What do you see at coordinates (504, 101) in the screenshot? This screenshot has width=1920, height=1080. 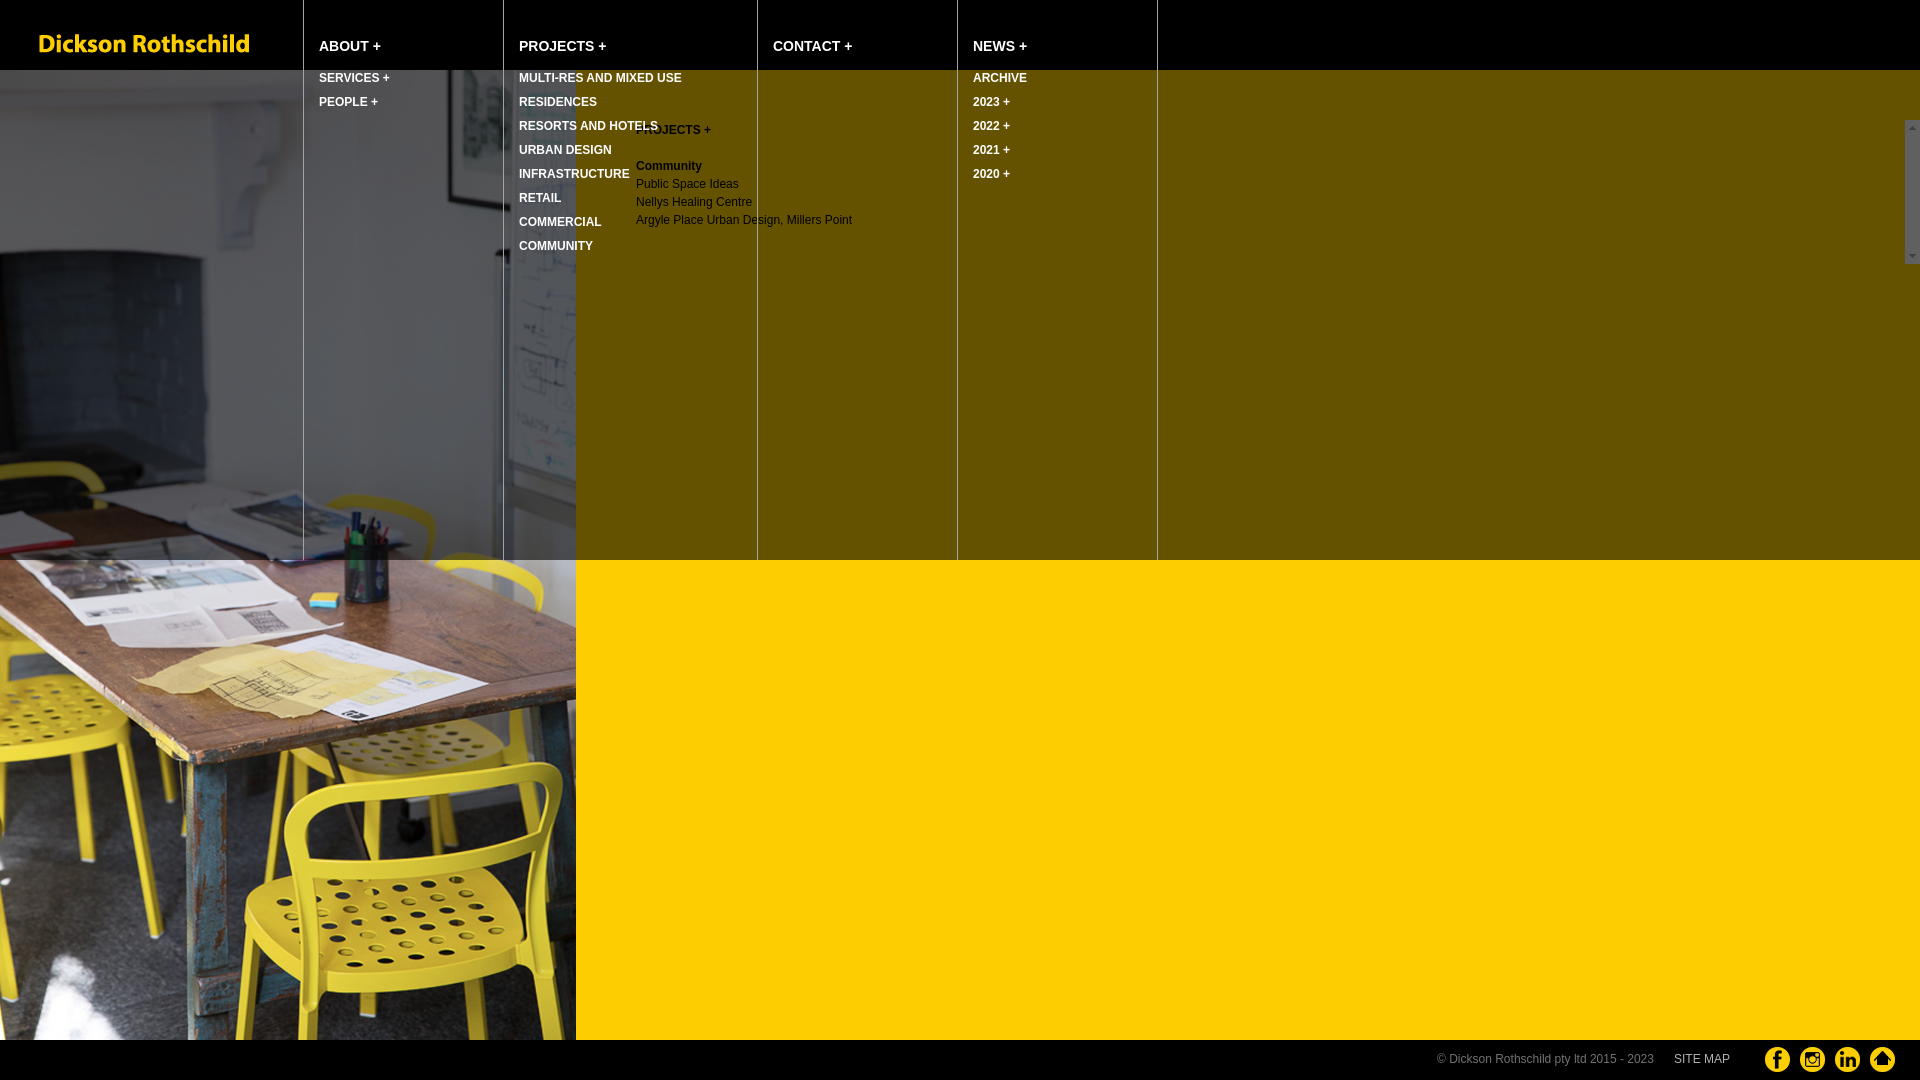 I see `'RESIDENCES'` at bounding box center [504, 101].